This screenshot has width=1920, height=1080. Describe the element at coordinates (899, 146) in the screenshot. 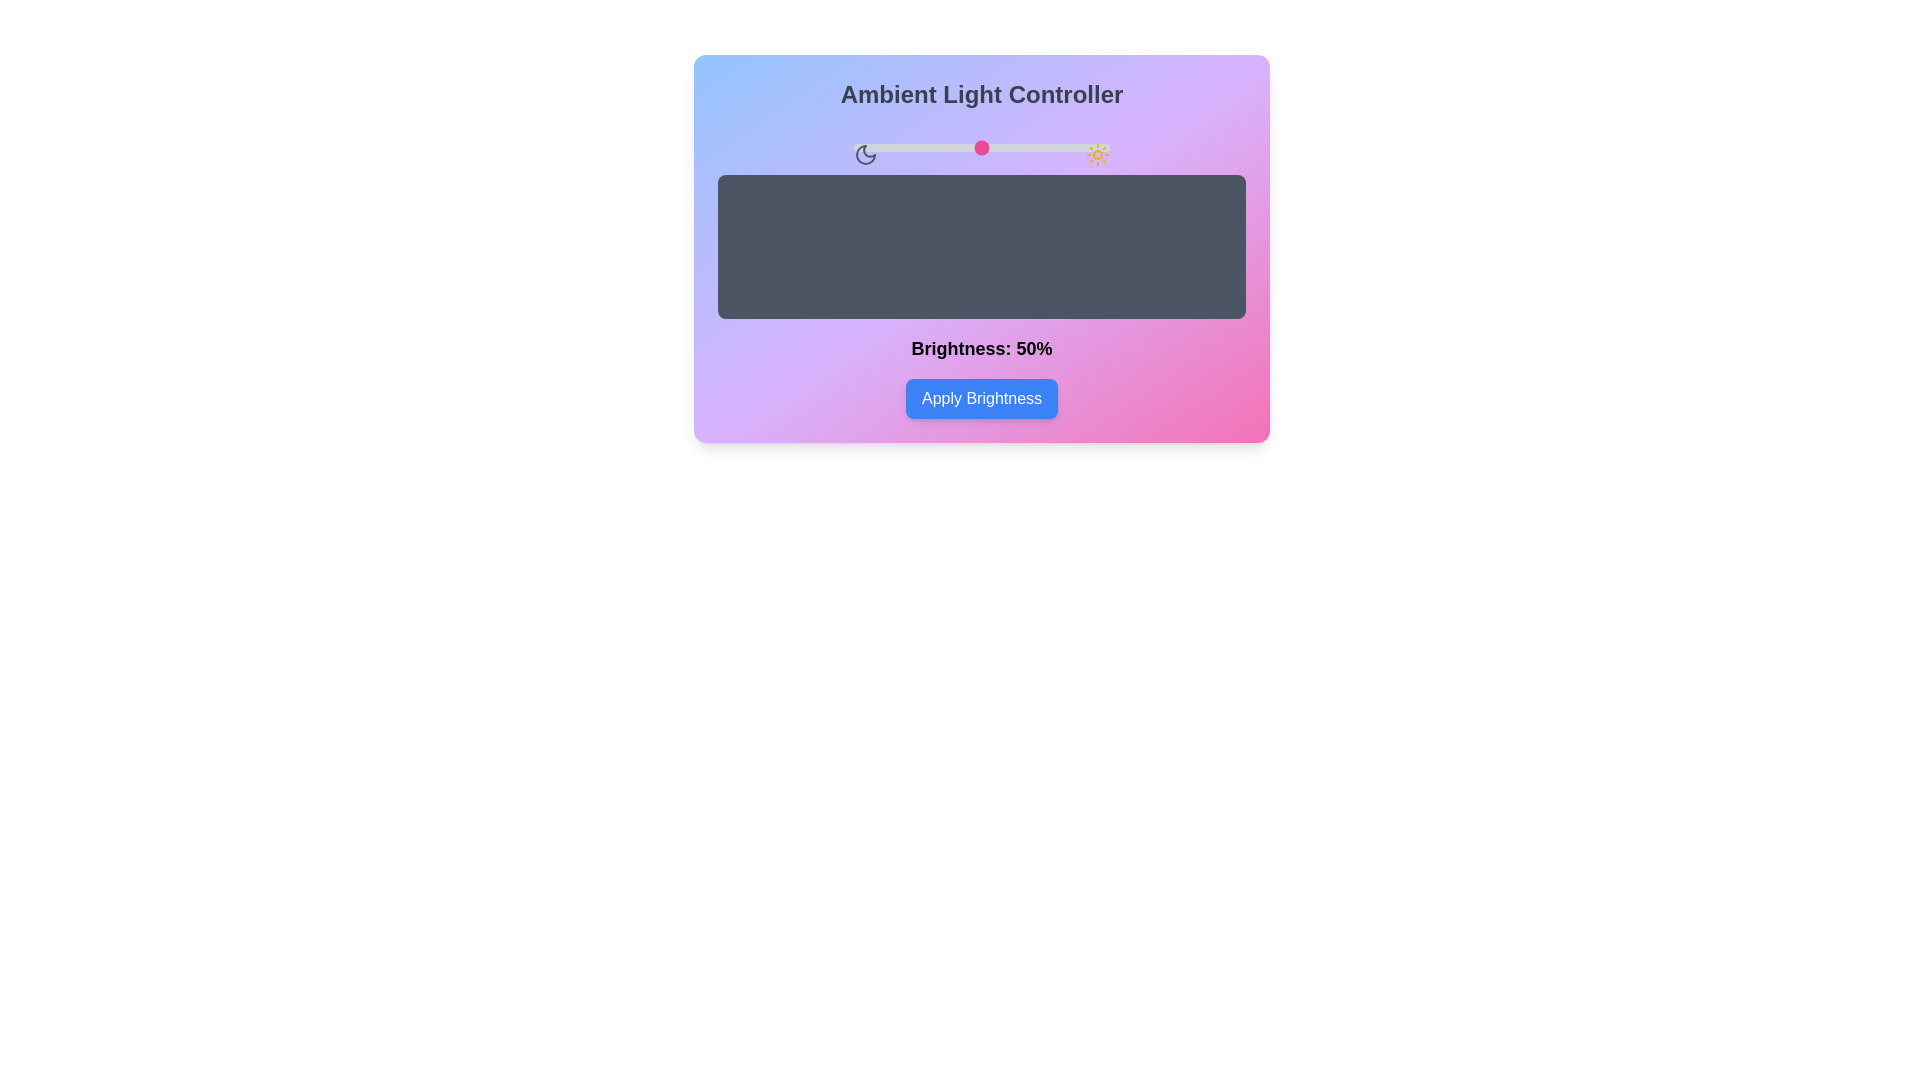

I see `the brightness slider to 18%` at that location.